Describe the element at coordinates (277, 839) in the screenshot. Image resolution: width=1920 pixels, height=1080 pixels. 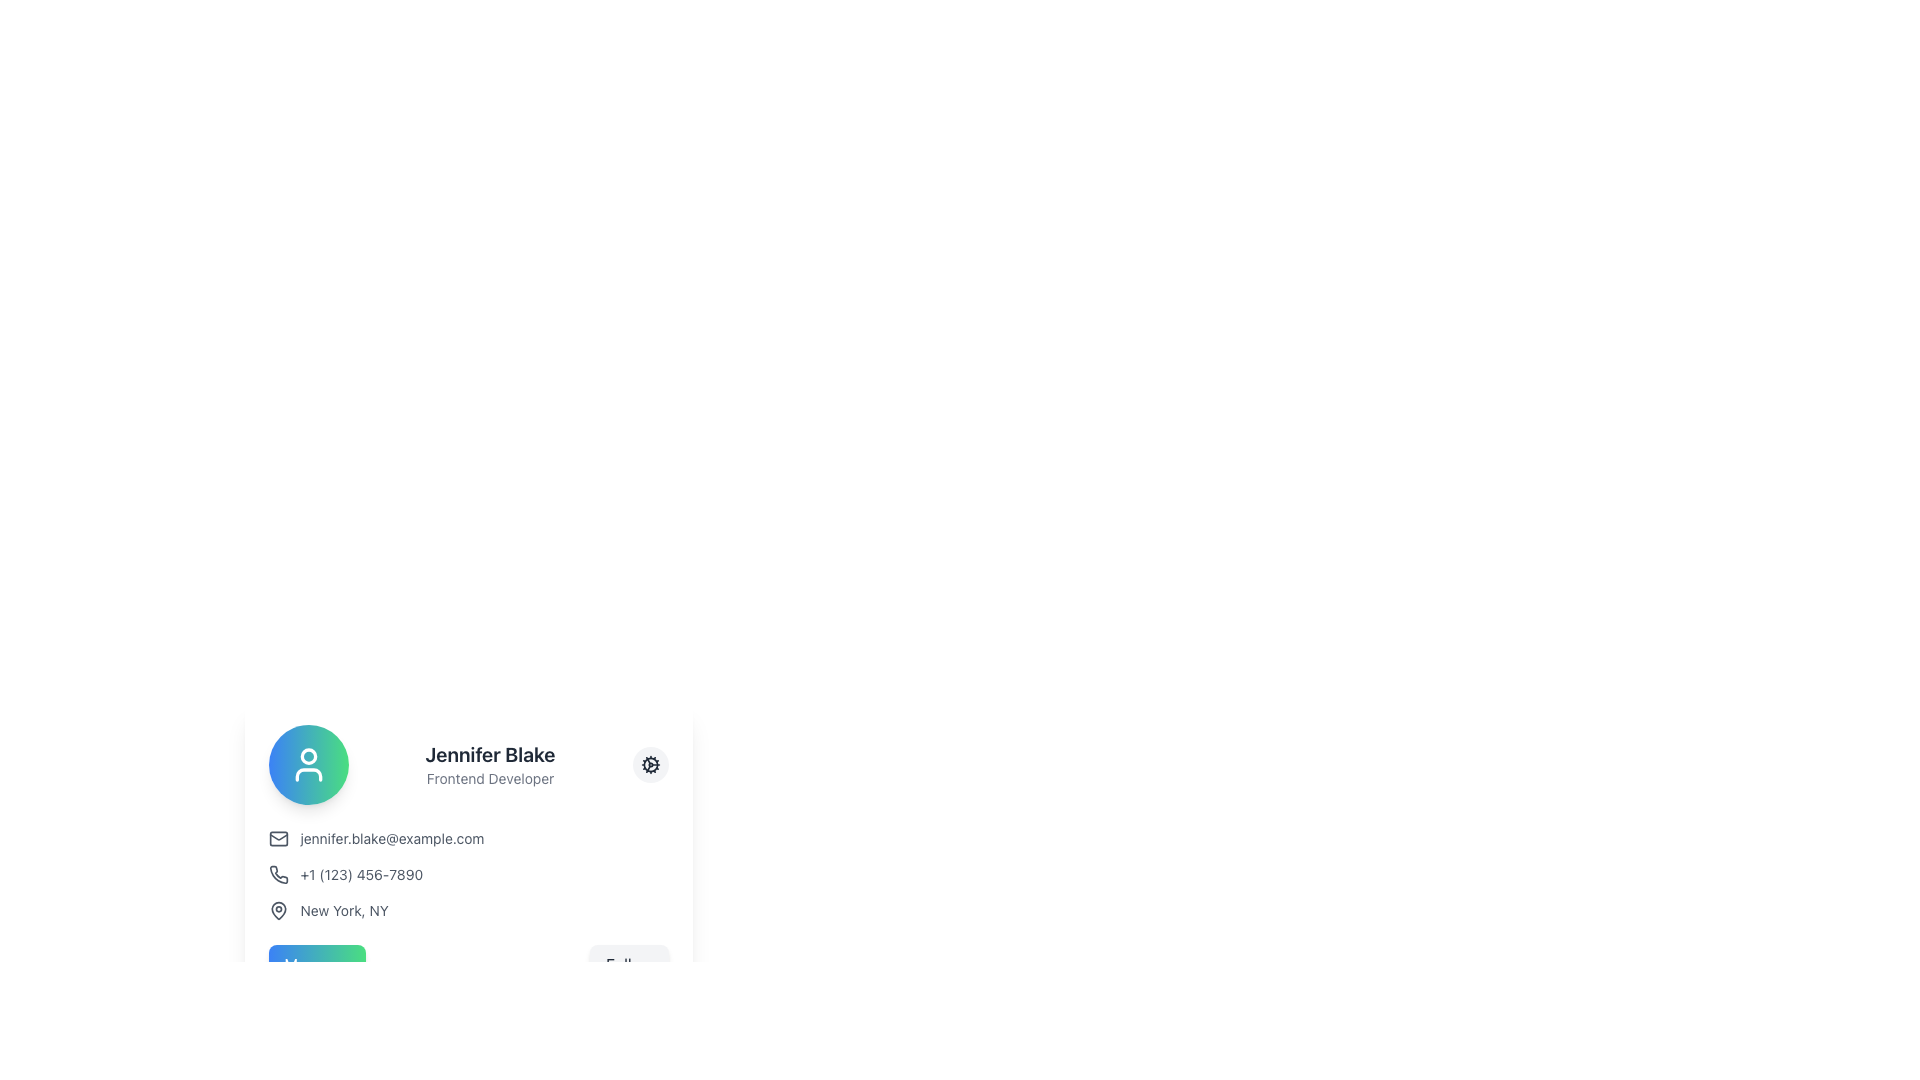
I see `the decorative graphic part of the email envelope icon located to the left of the email address text in the user profile card` at that location.